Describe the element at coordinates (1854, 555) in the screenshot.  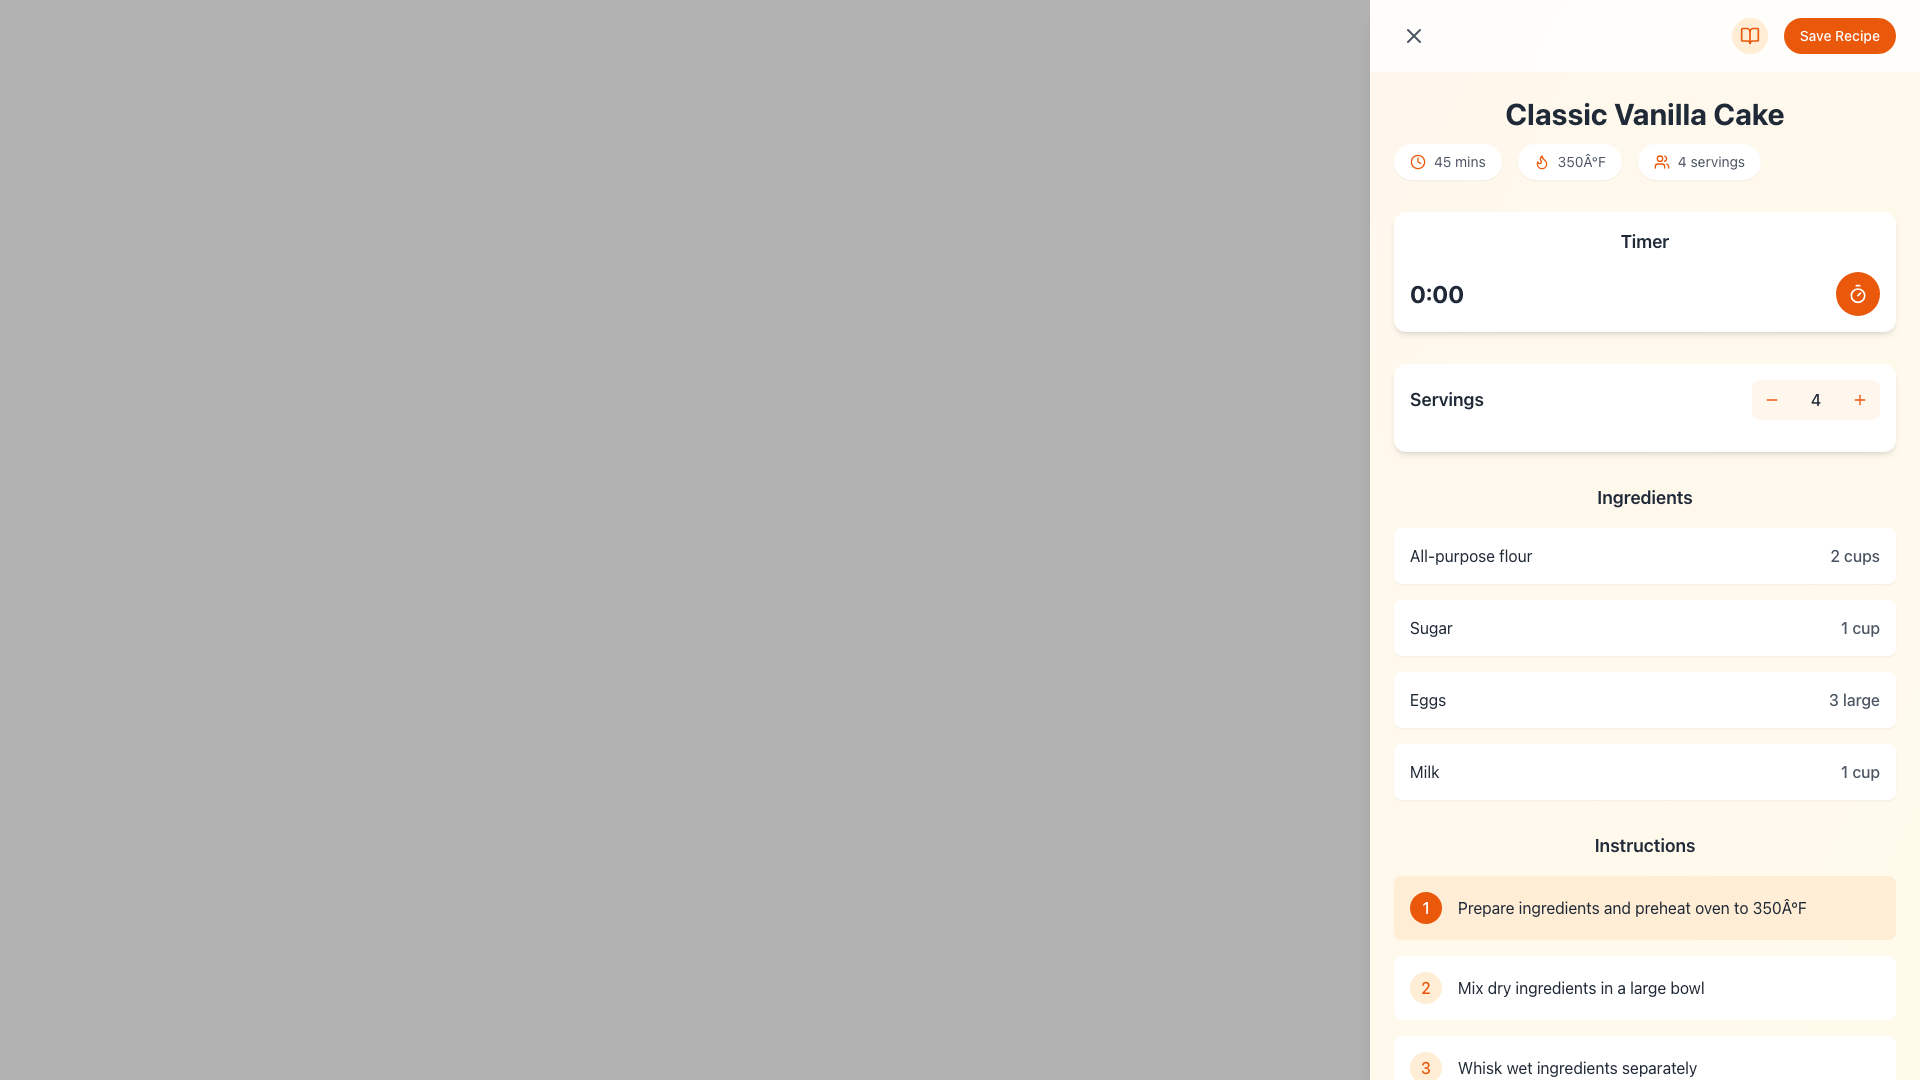
I see `the text label displaying '2 cups', which is styled in medium gray font and located to the right of the 'All-purpose flour' label in the Ingredients section` at that location.